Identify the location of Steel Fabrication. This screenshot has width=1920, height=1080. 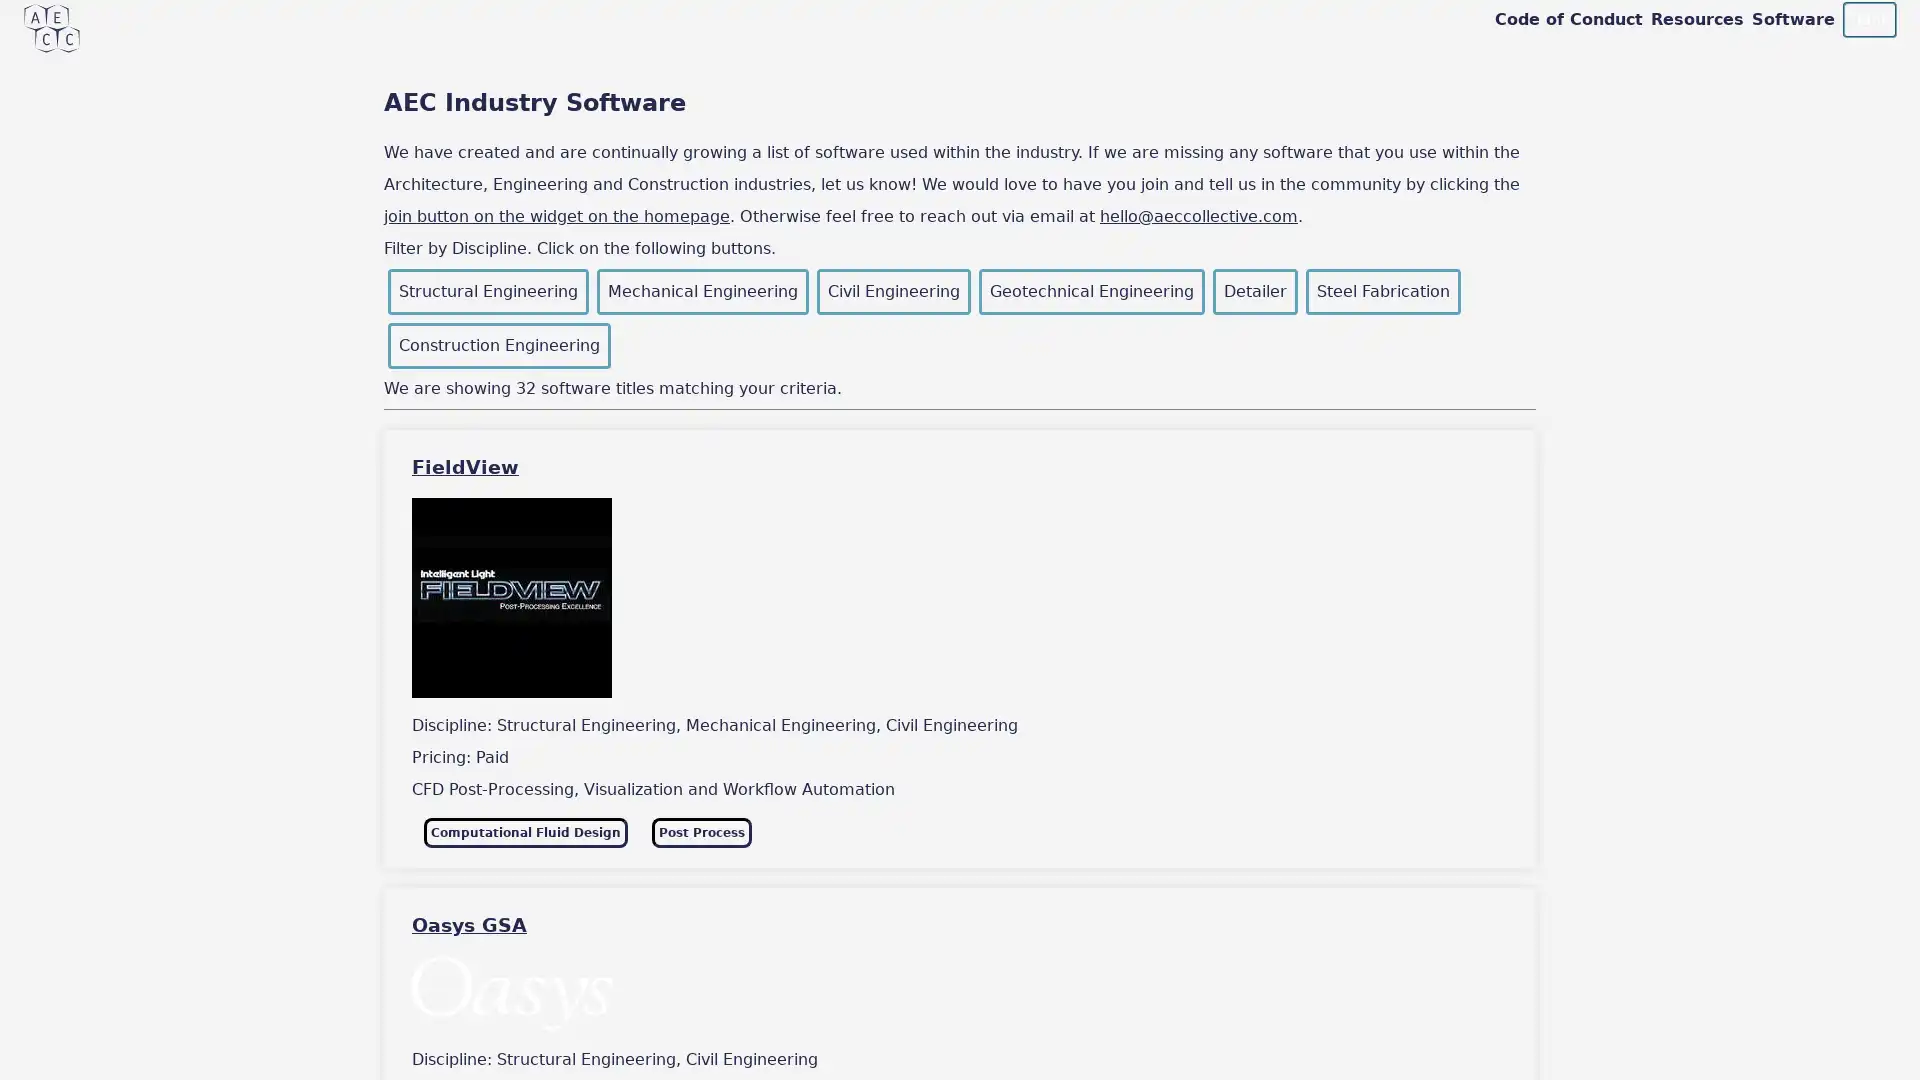
(1382, 292).